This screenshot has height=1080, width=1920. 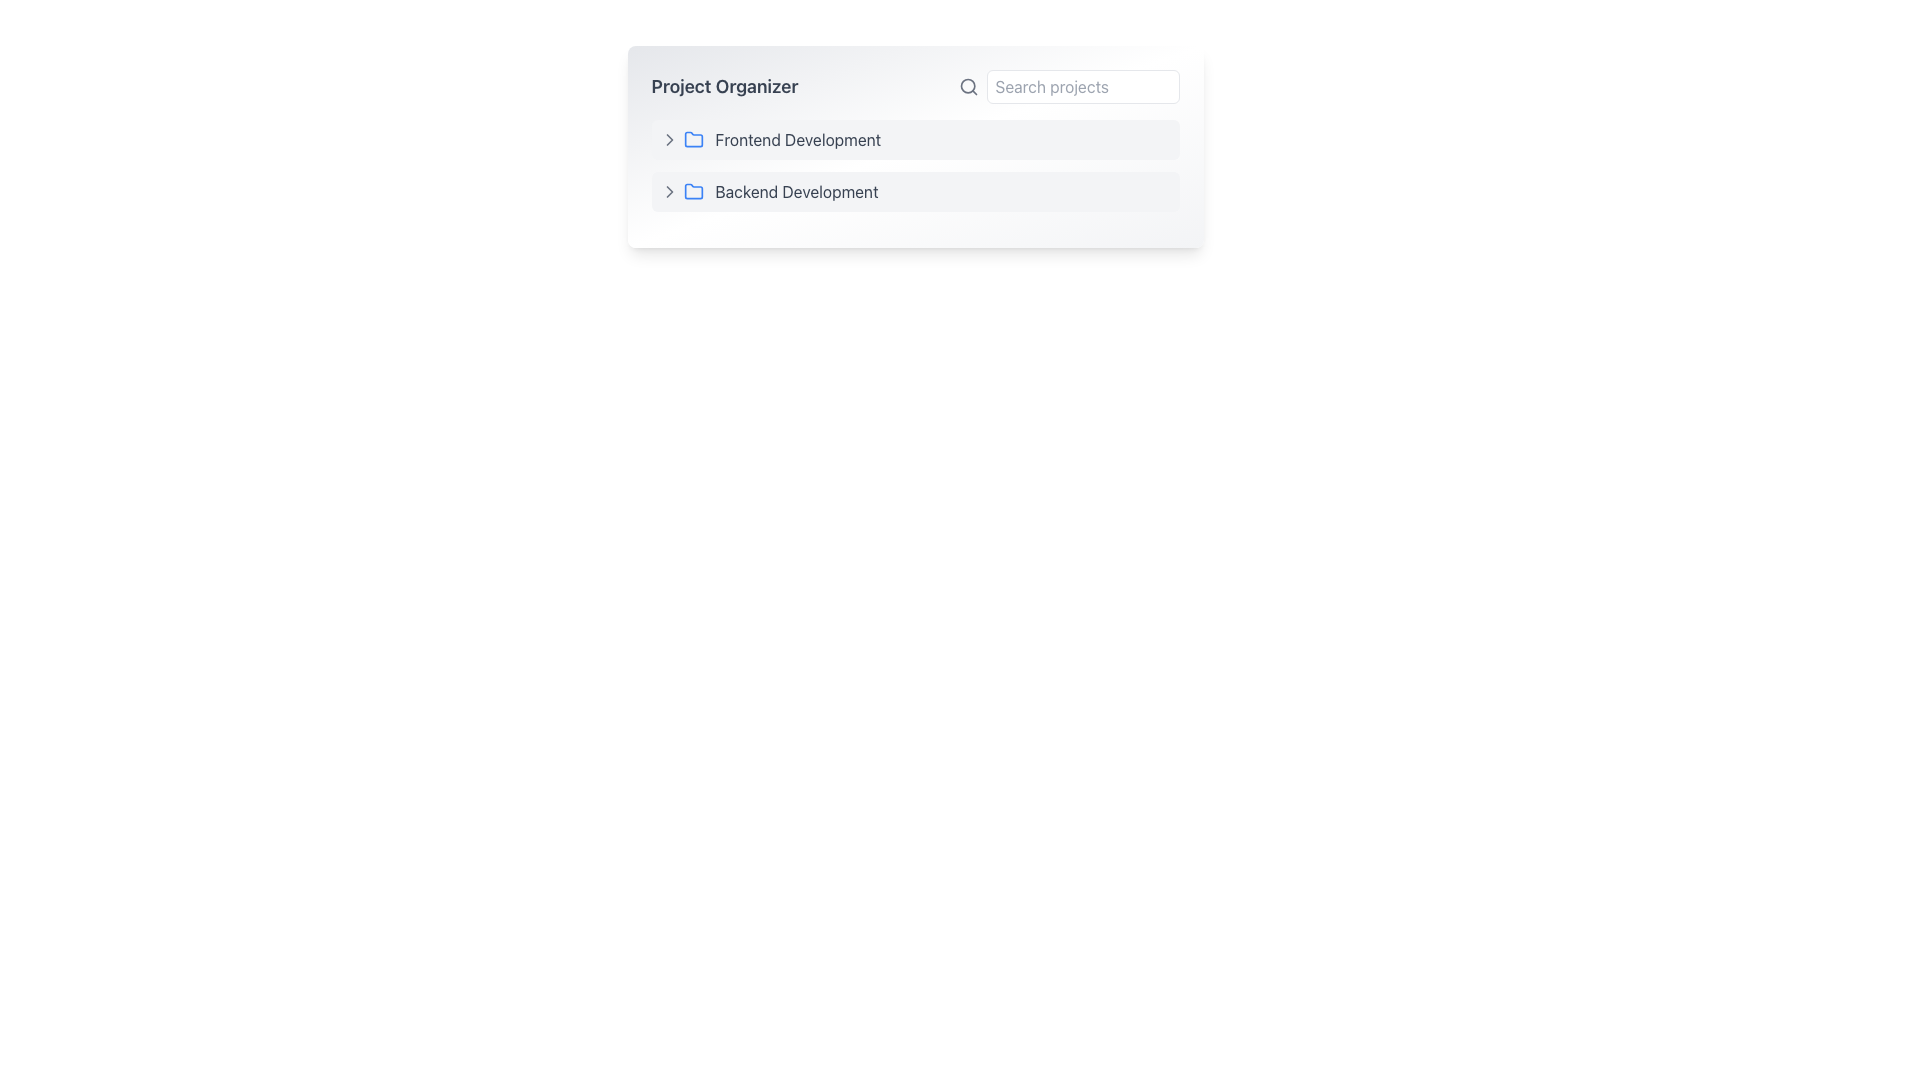 I want to click on the search icon, which is a minimalist gray magnifying glass located immediately to the left of the 'Search projects' input field in the 'Project Organizer' section, so click(x=968, y=86).